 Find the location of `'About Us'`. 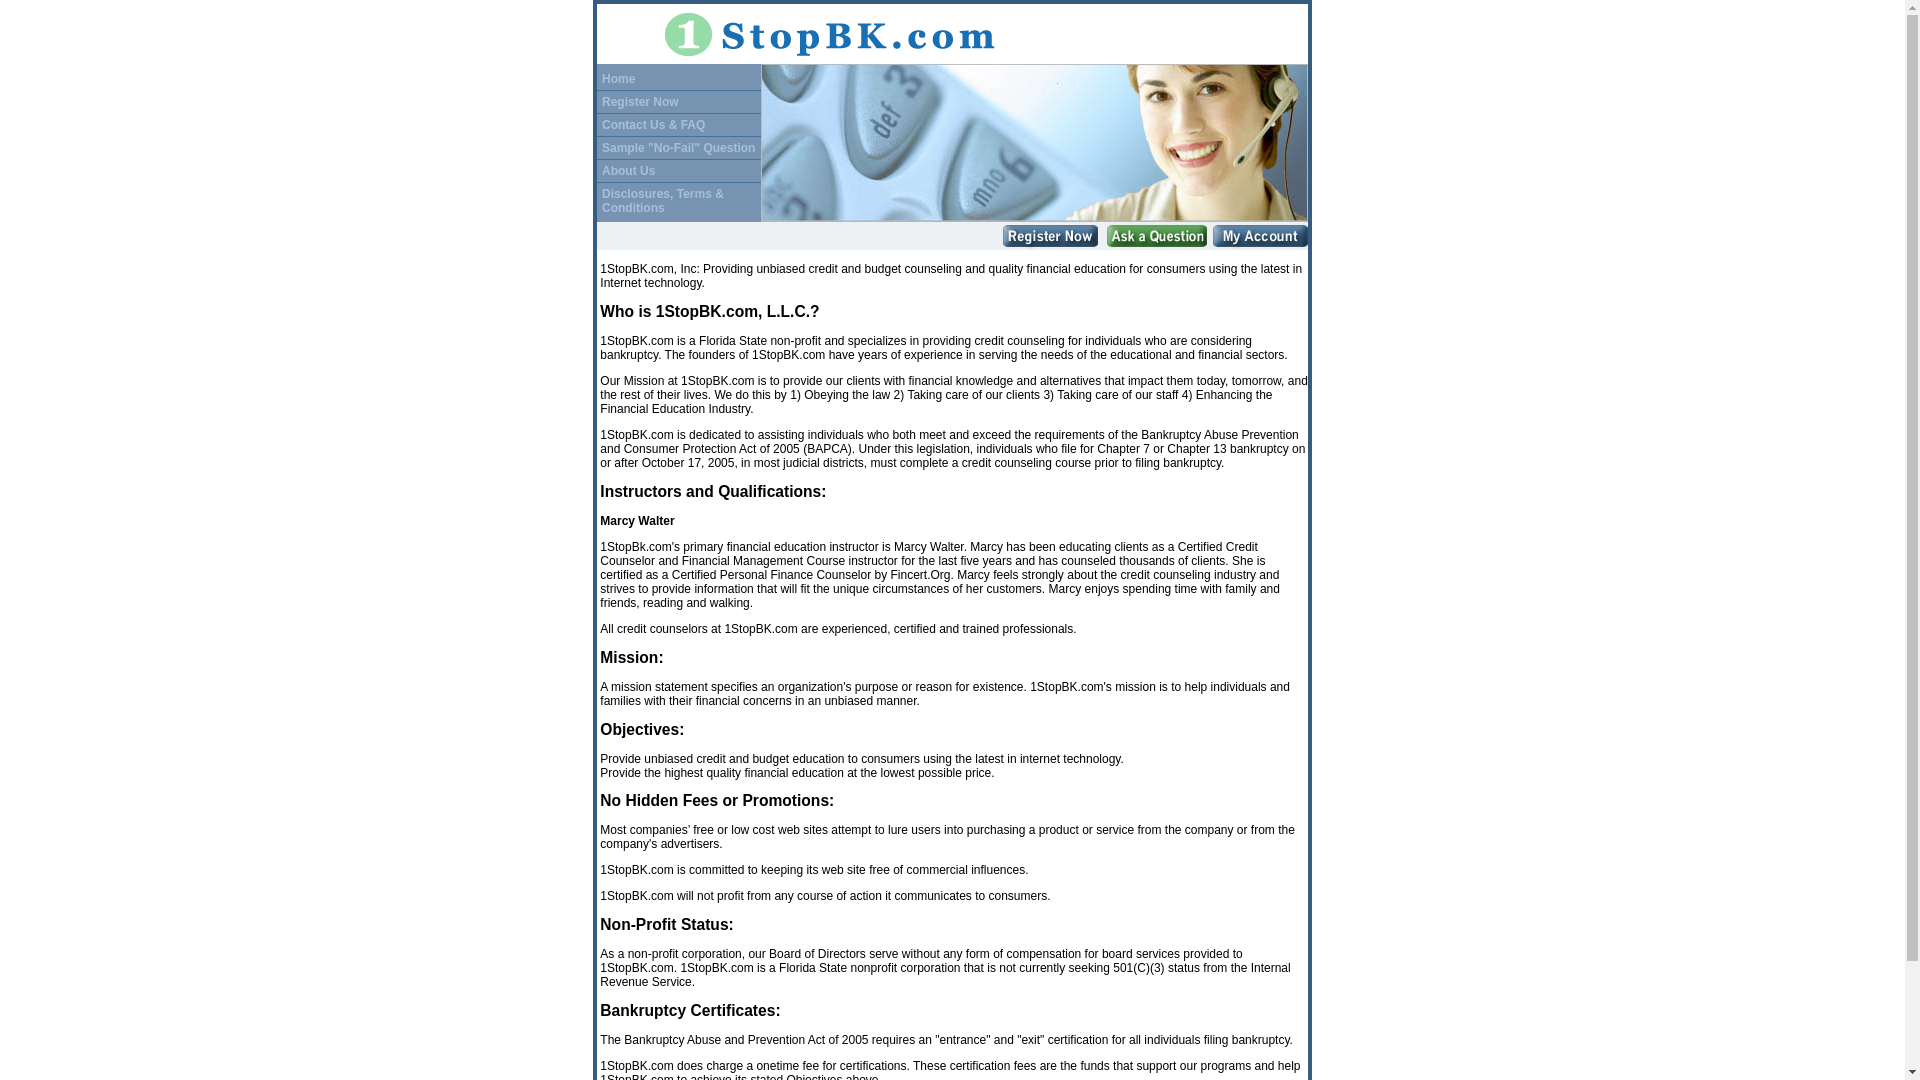

'About Us' is located at coordinates (627, 169).